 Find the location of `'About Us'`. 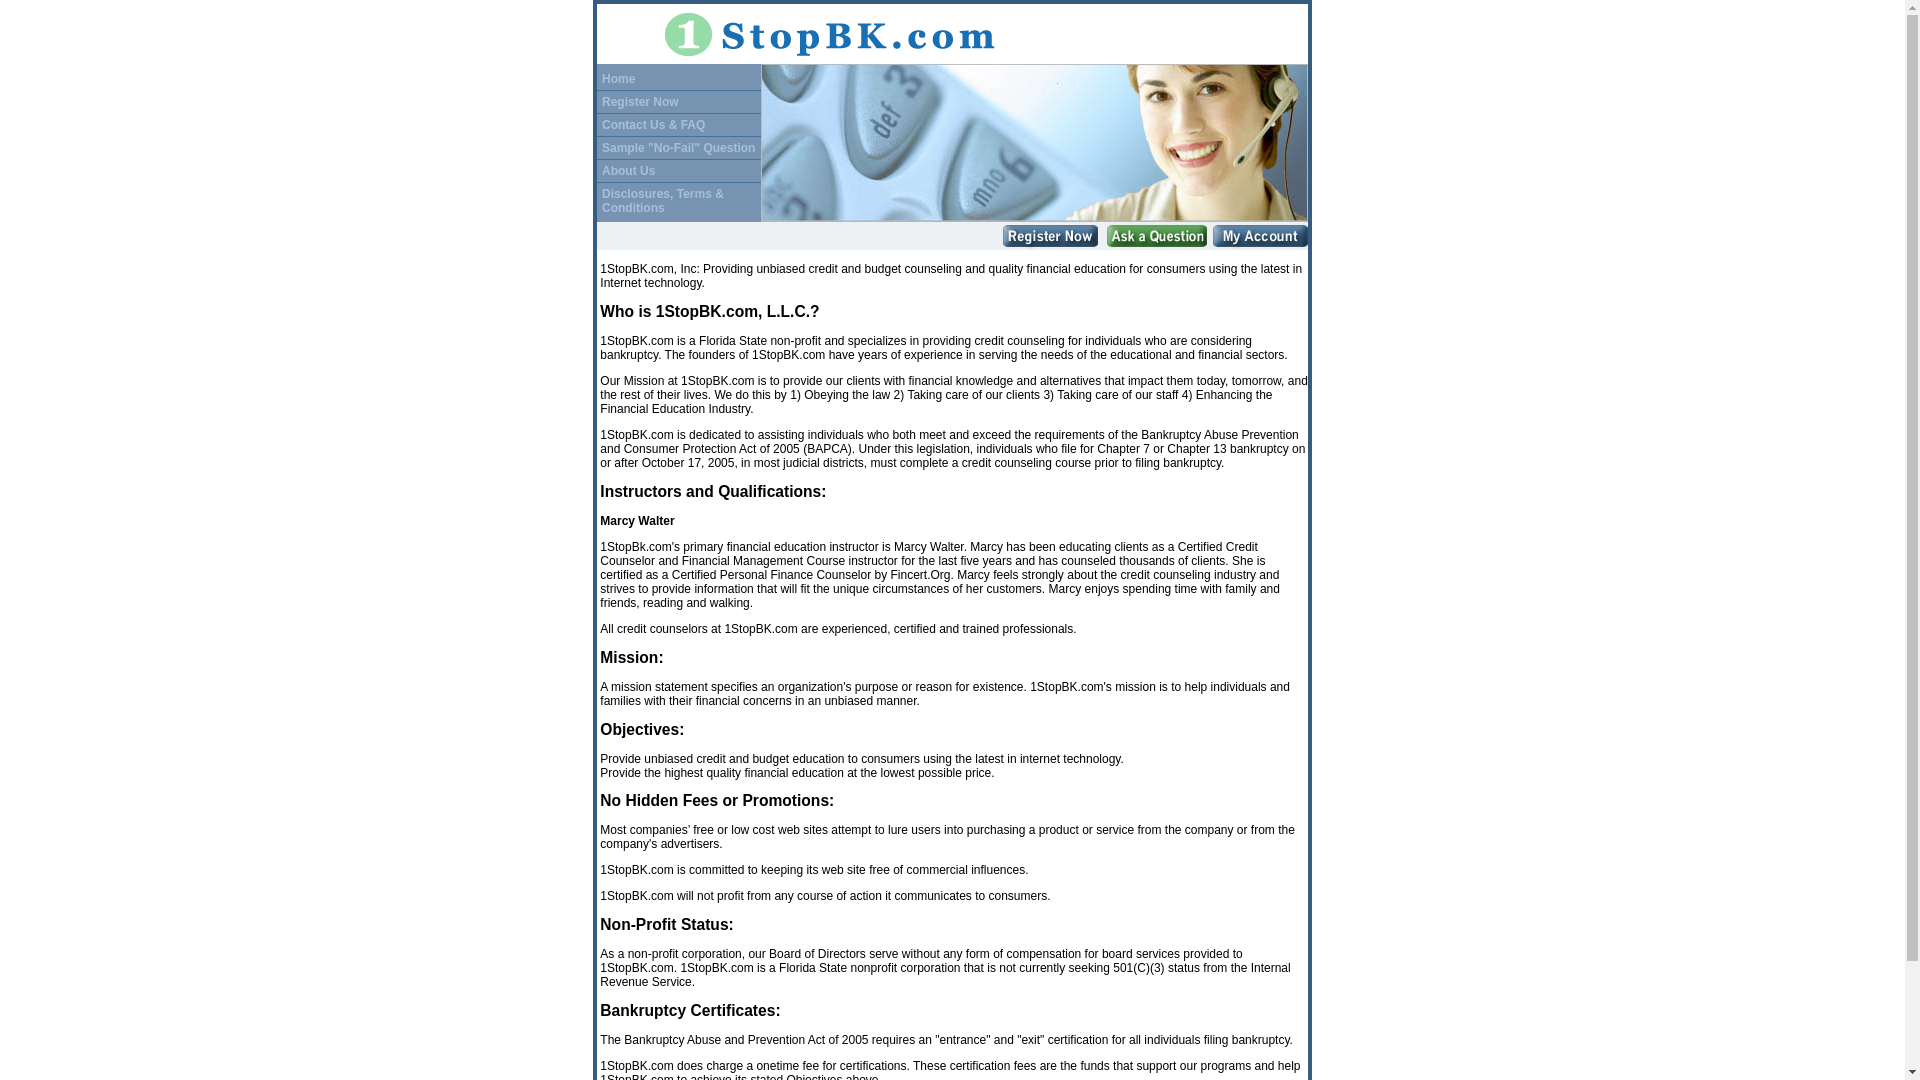

'About Us' is located at coordinates (627, 169).